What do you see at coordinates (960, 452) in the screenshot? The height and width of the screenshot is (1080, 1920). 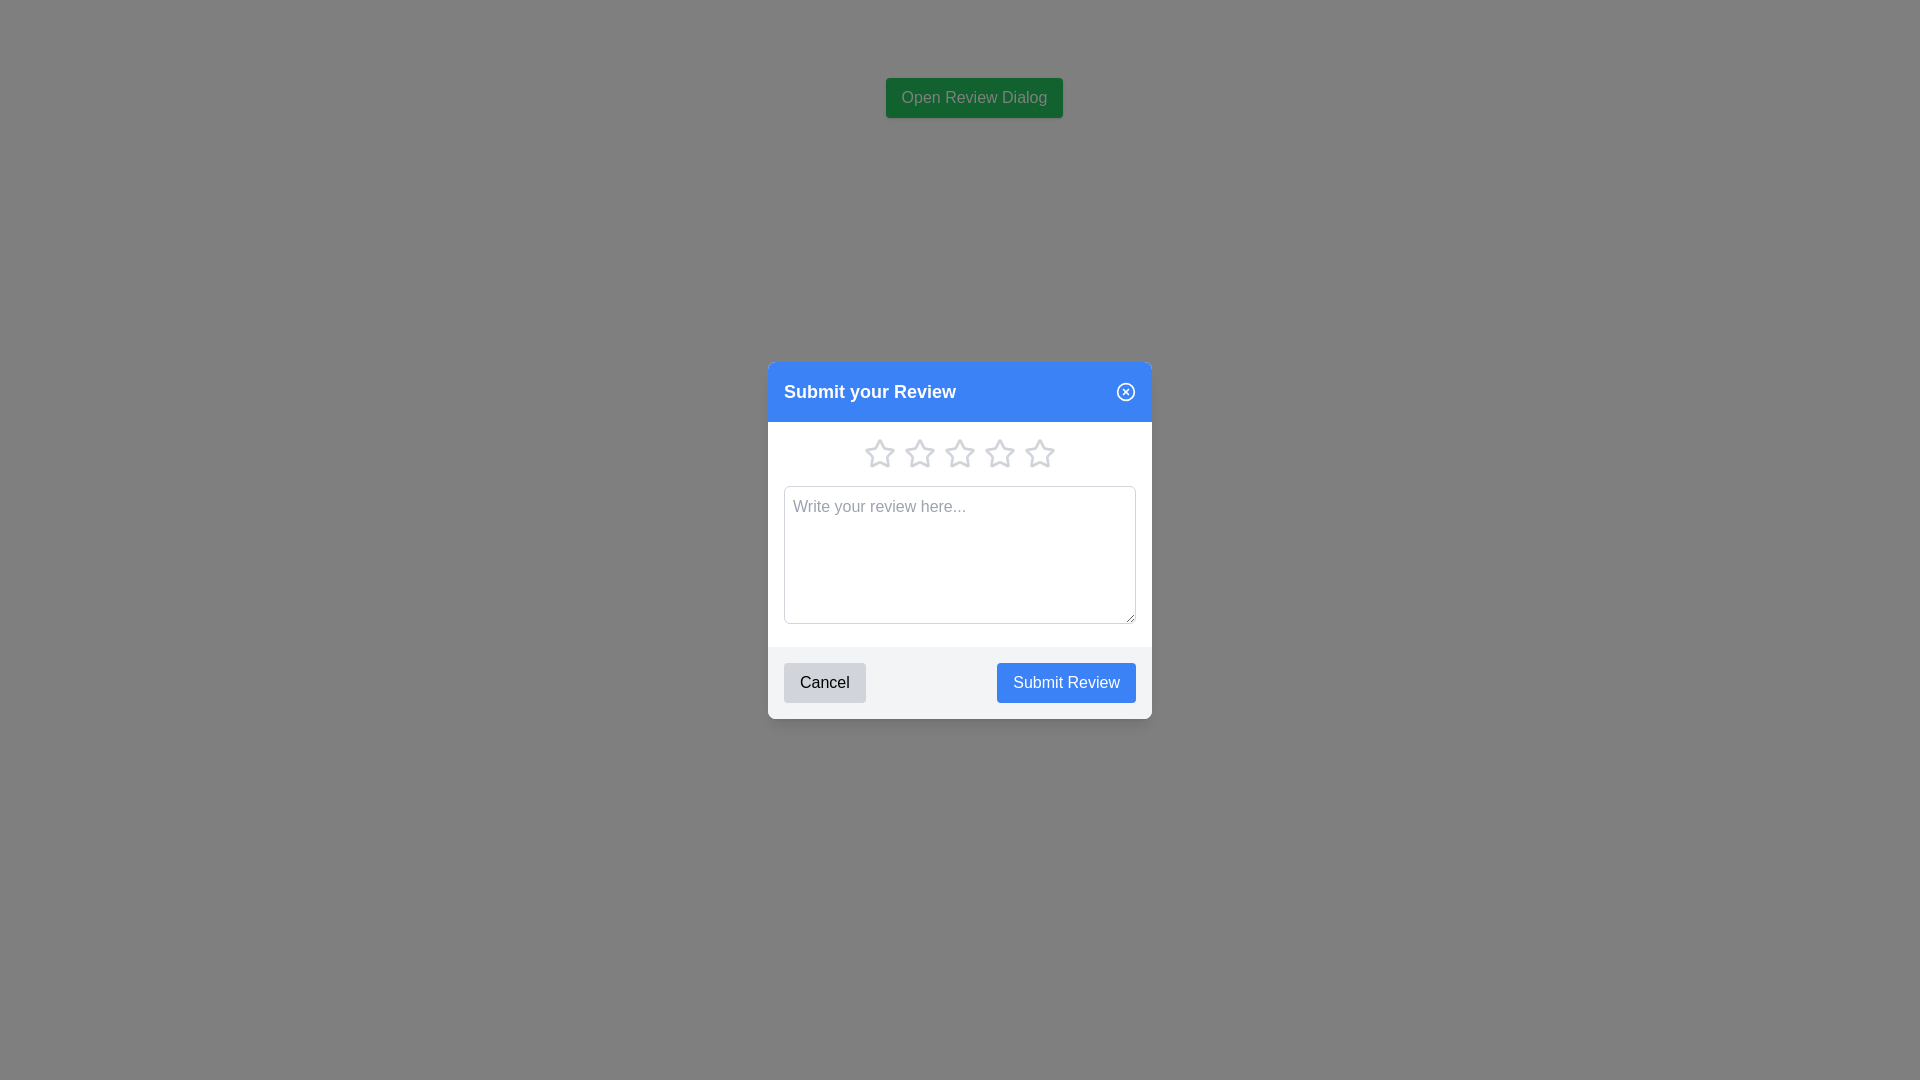 I see `the third star in the five-star rating component` at bounding box center [960, 452].